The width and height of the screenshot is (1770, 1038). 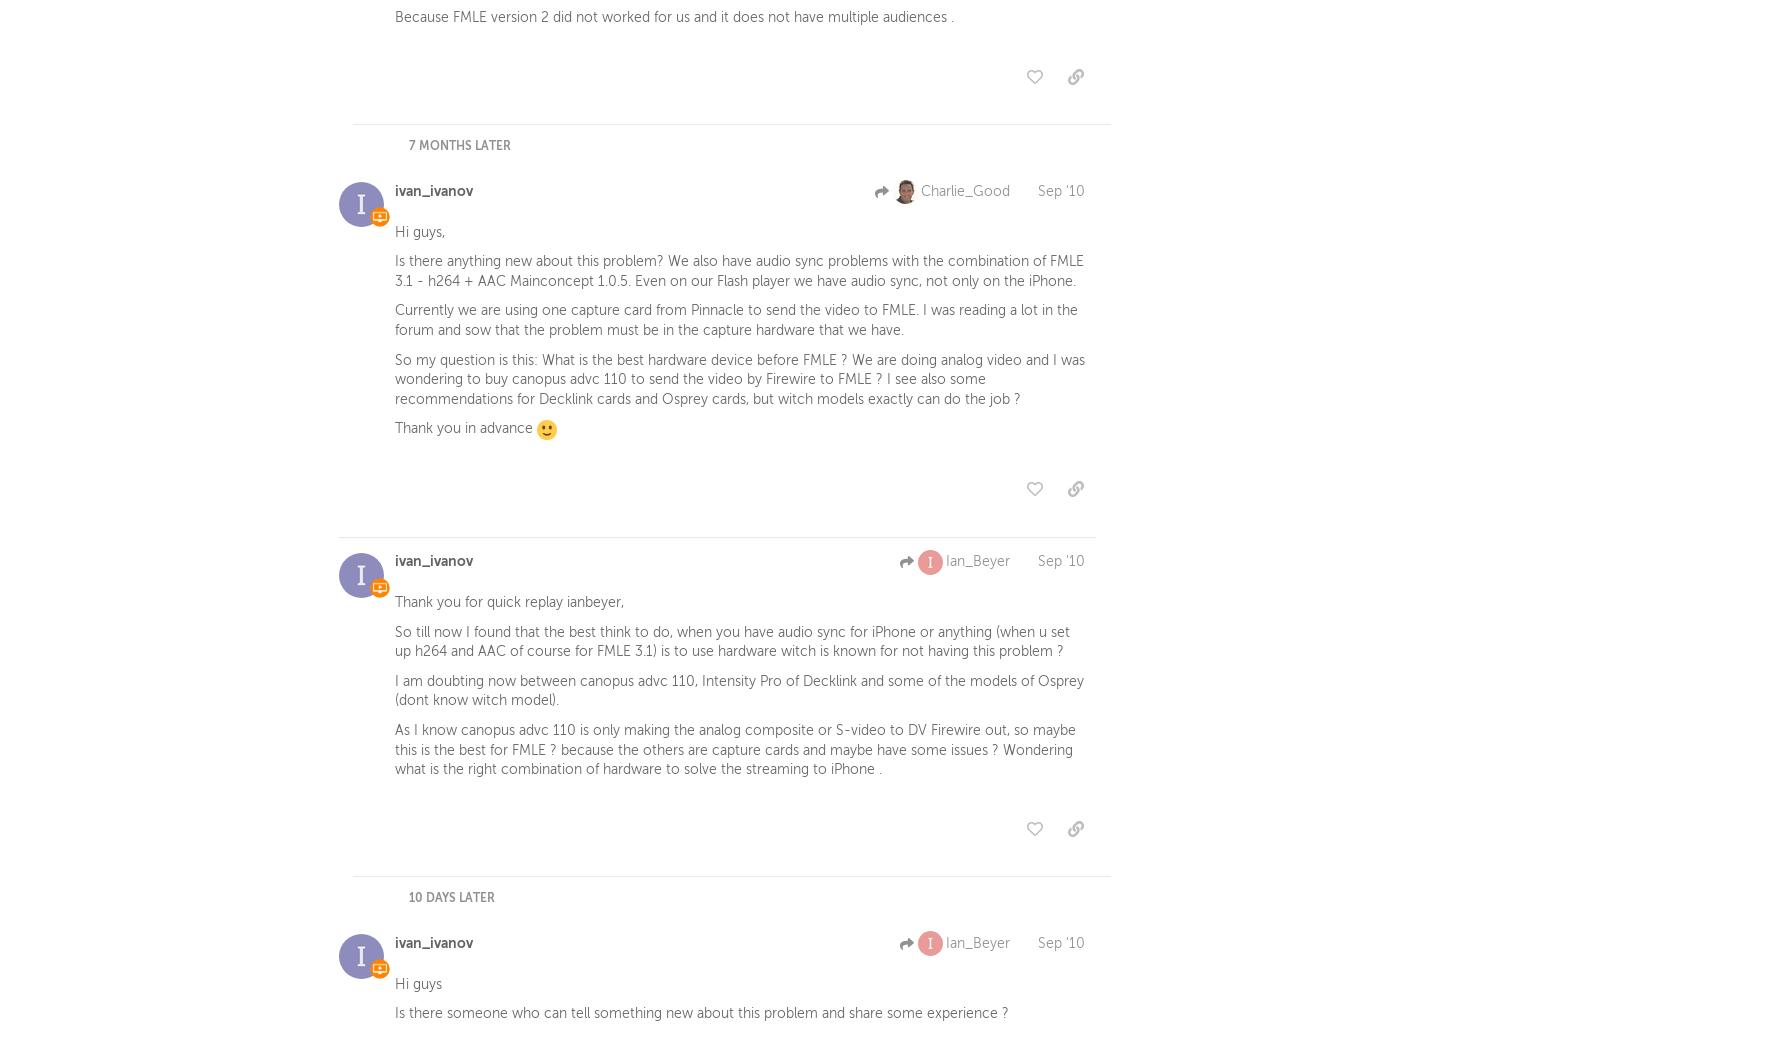 I want to click on 'Because FMLE version 2 did not worked for us and it does not have multiple audiences .', so click(x=673, y=21).